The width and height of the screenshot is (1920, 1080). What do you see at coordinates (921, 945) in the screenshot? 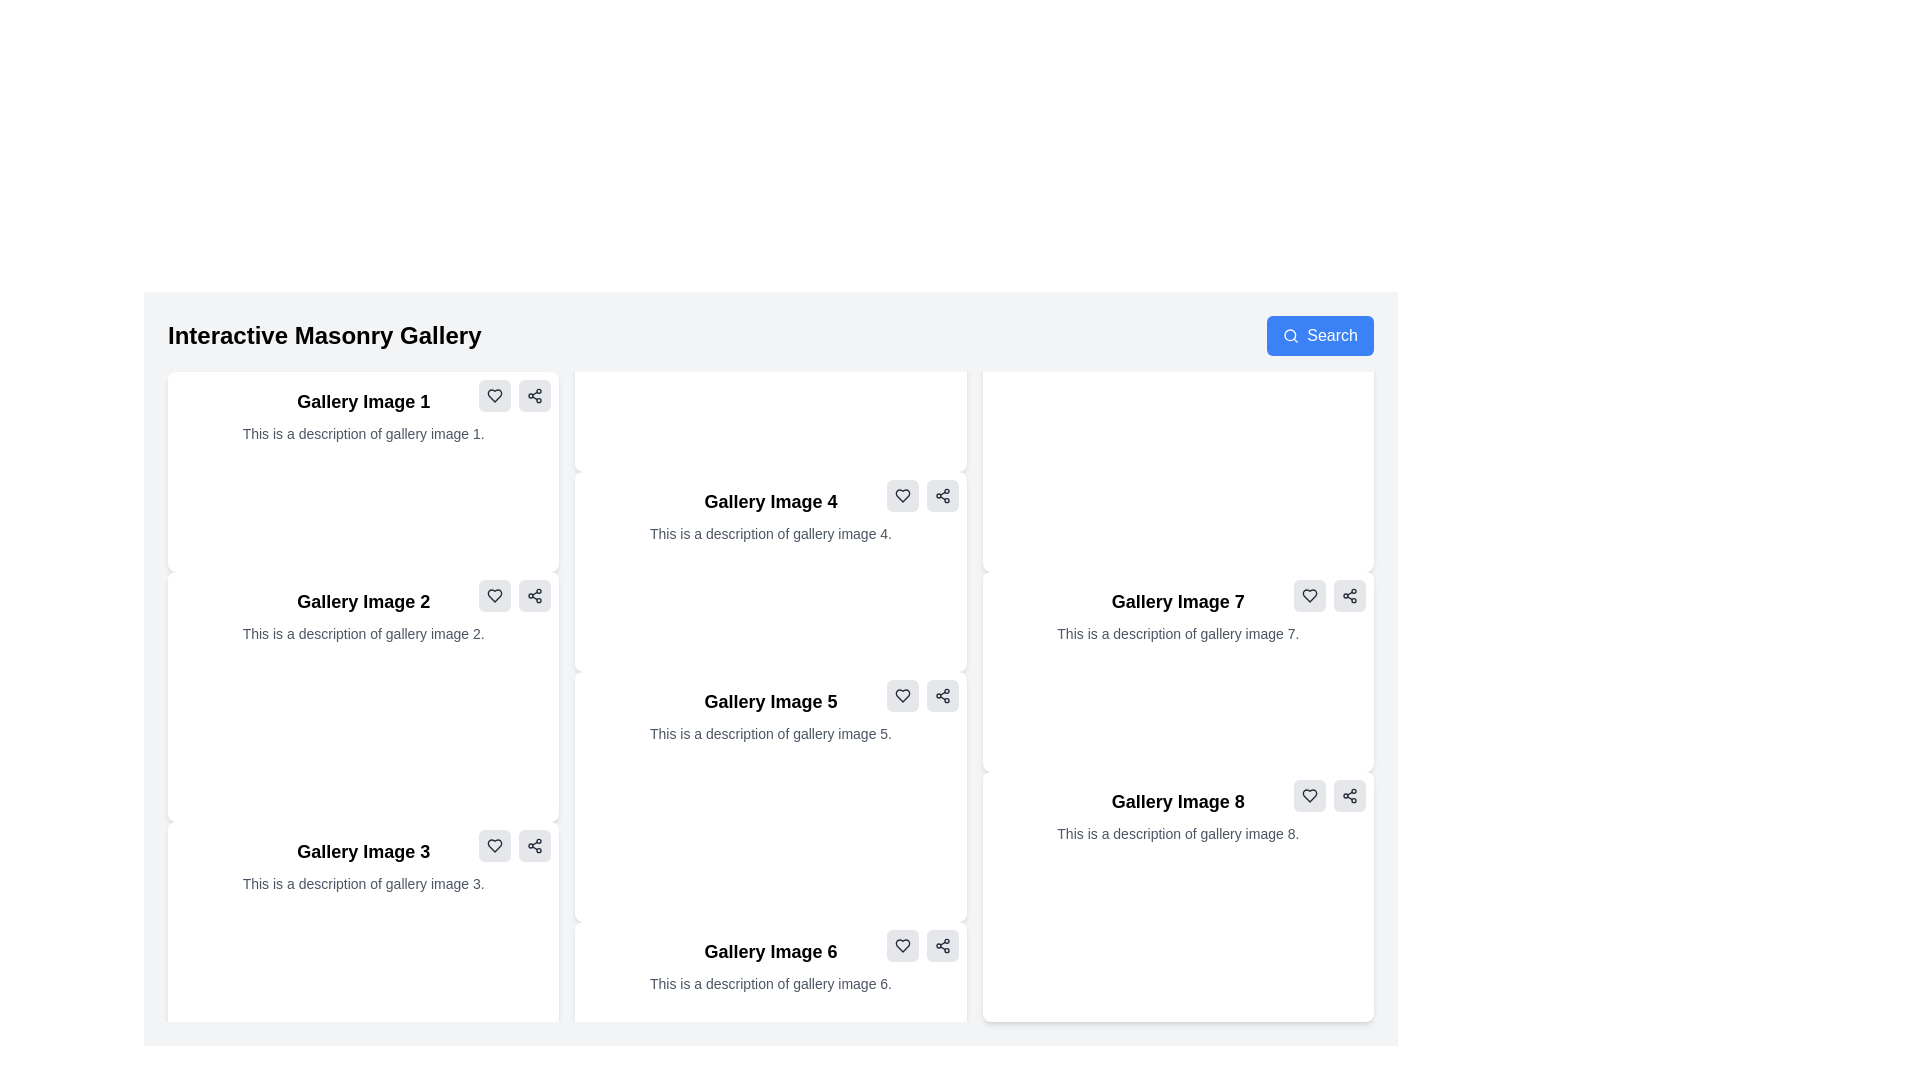
I see `the heart icon in the interactive icons group located in the upper right corner of the 'Gallery Image 6' component` at bounding box center [921, 945].